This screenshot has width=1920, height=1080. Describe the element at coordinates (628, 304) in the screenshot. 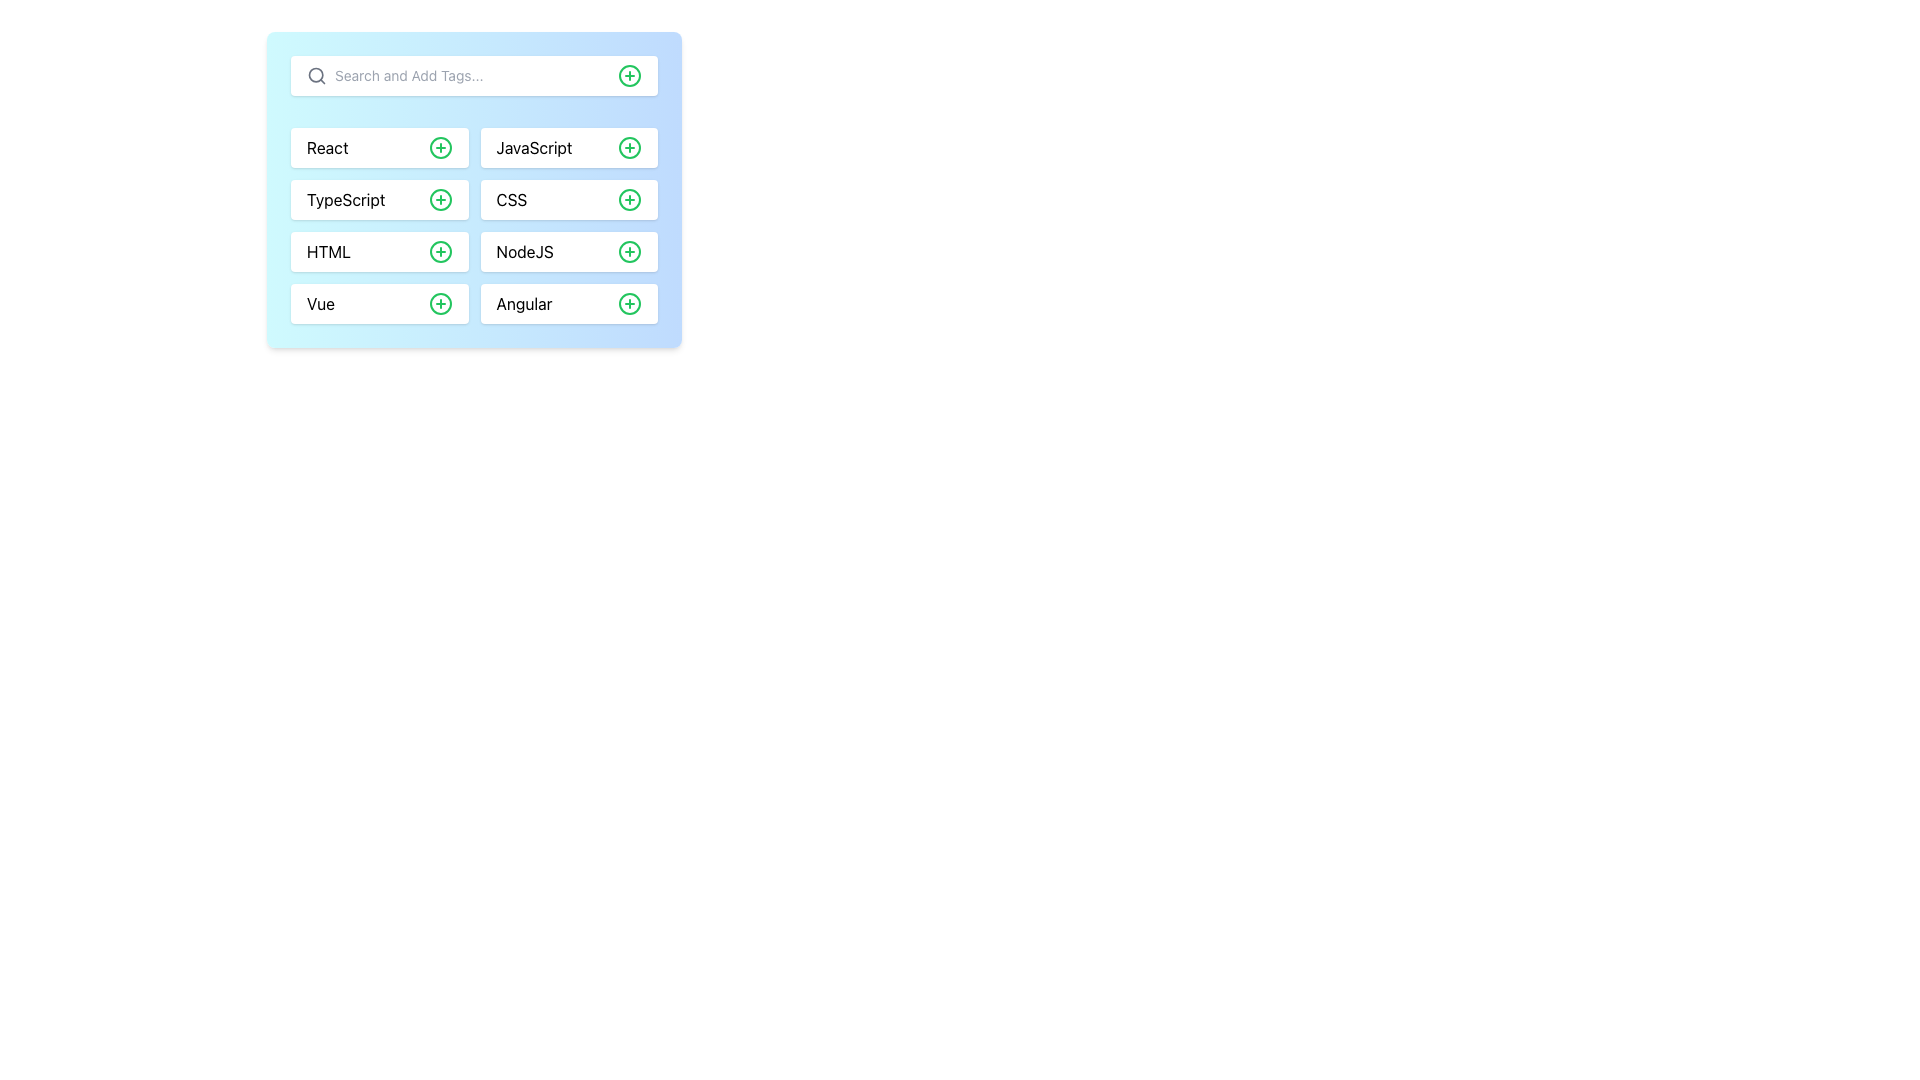

I see `the button for adding or expanding the 'Angular' tag, located at the rightmost position in the row labeled 'Angular'` at that location.